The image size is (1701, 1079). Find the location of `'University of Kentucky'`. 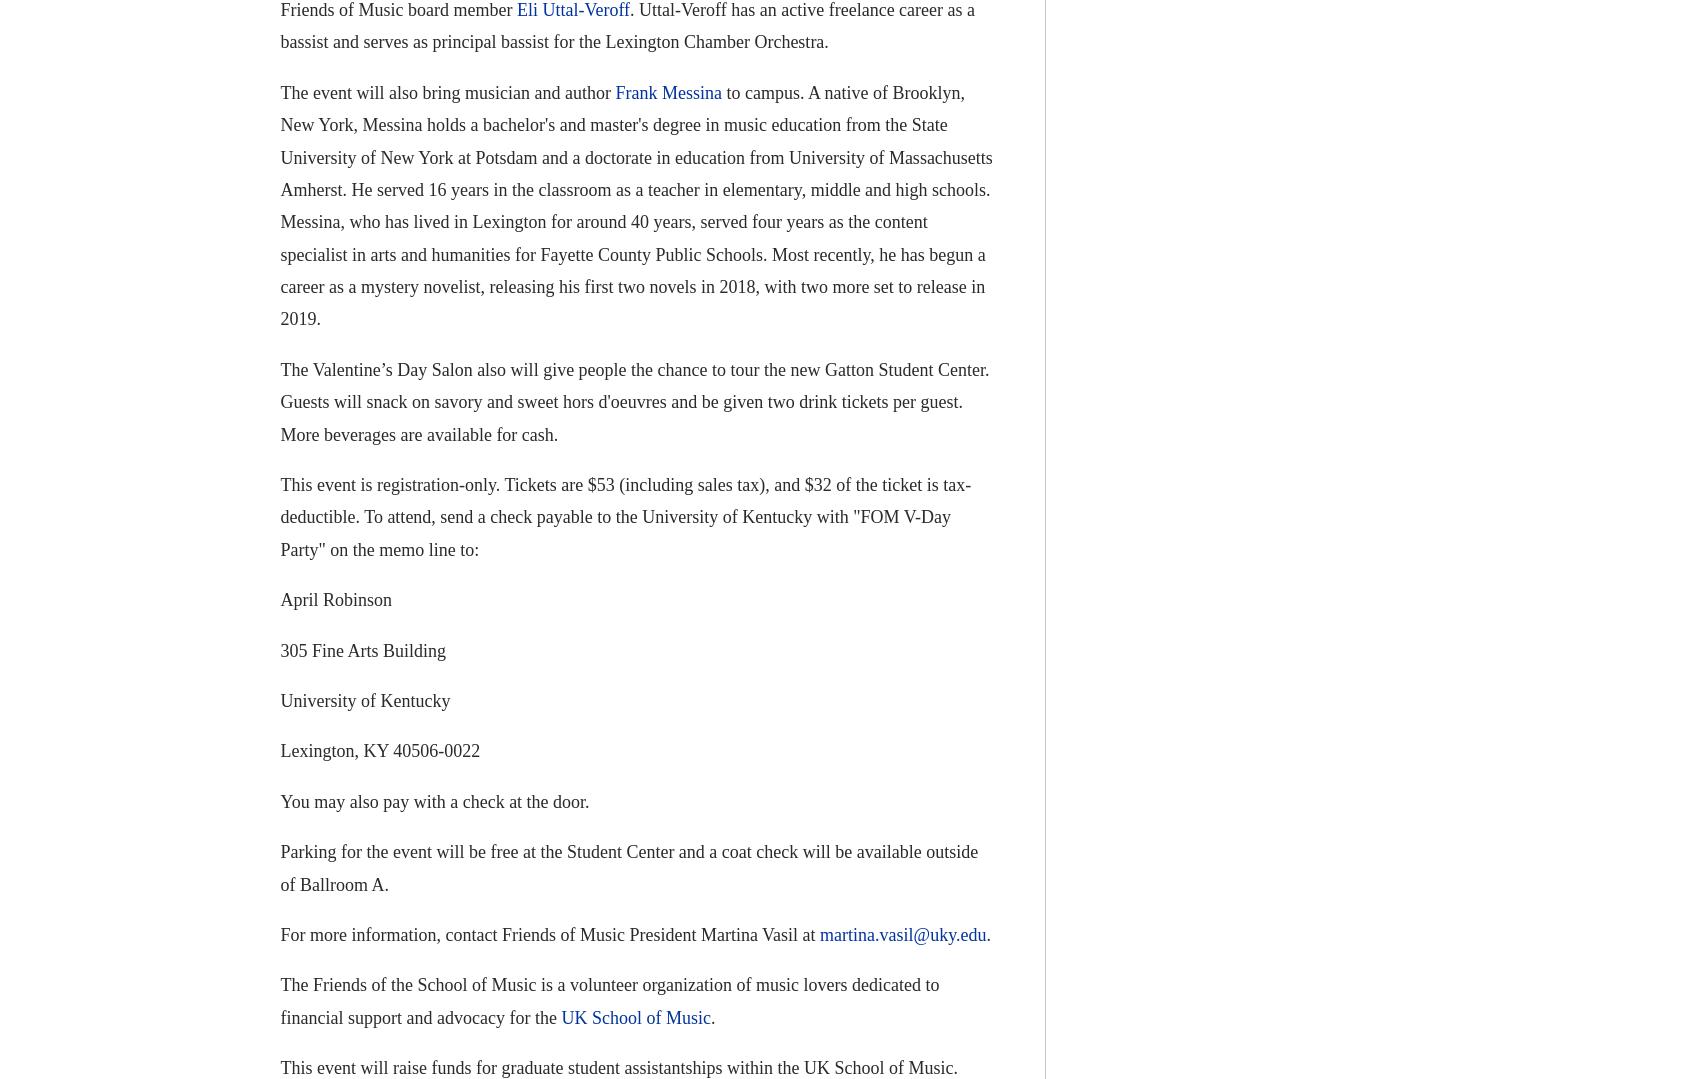

'University of Kentucky' is located at coordinates (279, 699).